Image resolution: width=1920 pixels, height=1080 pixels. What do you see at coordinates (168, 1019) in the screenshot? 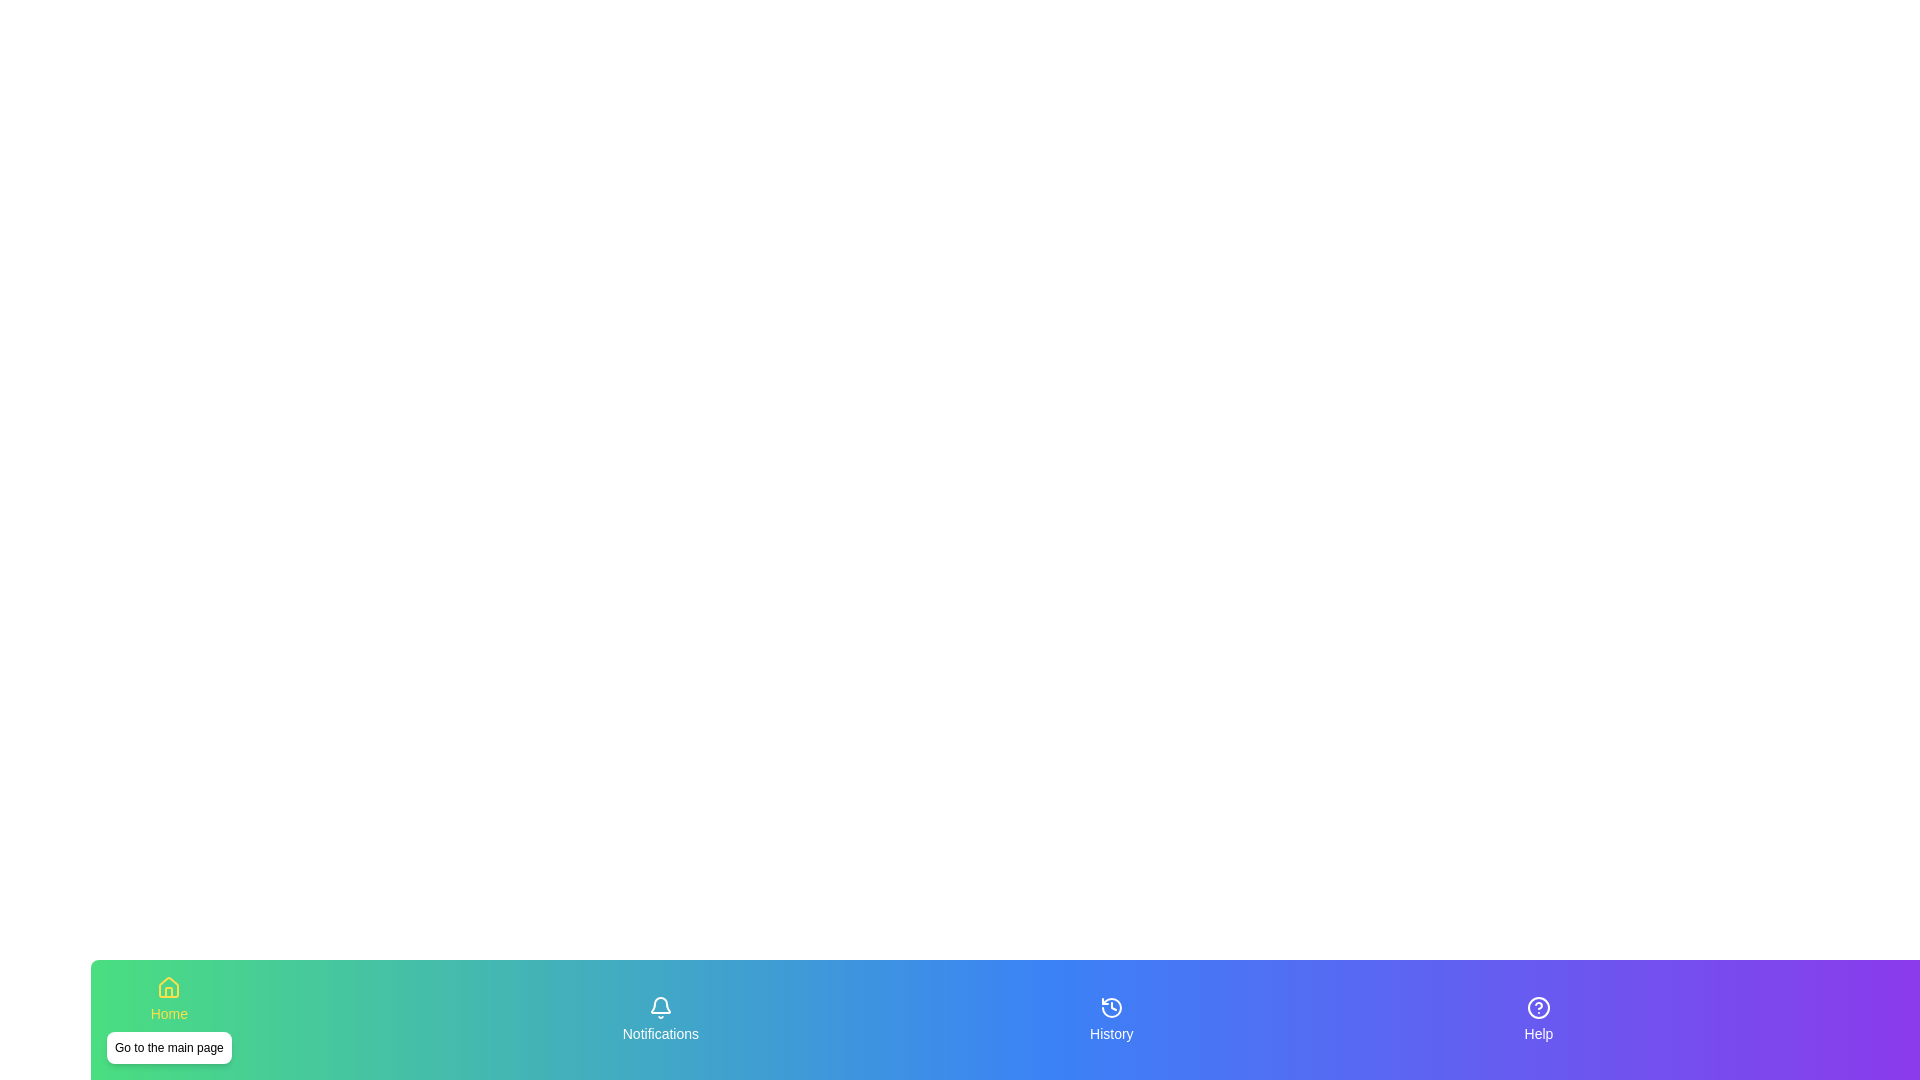
I see `the tab corresponding to Home to navigate to its section` at bounding box center [168, 1019].